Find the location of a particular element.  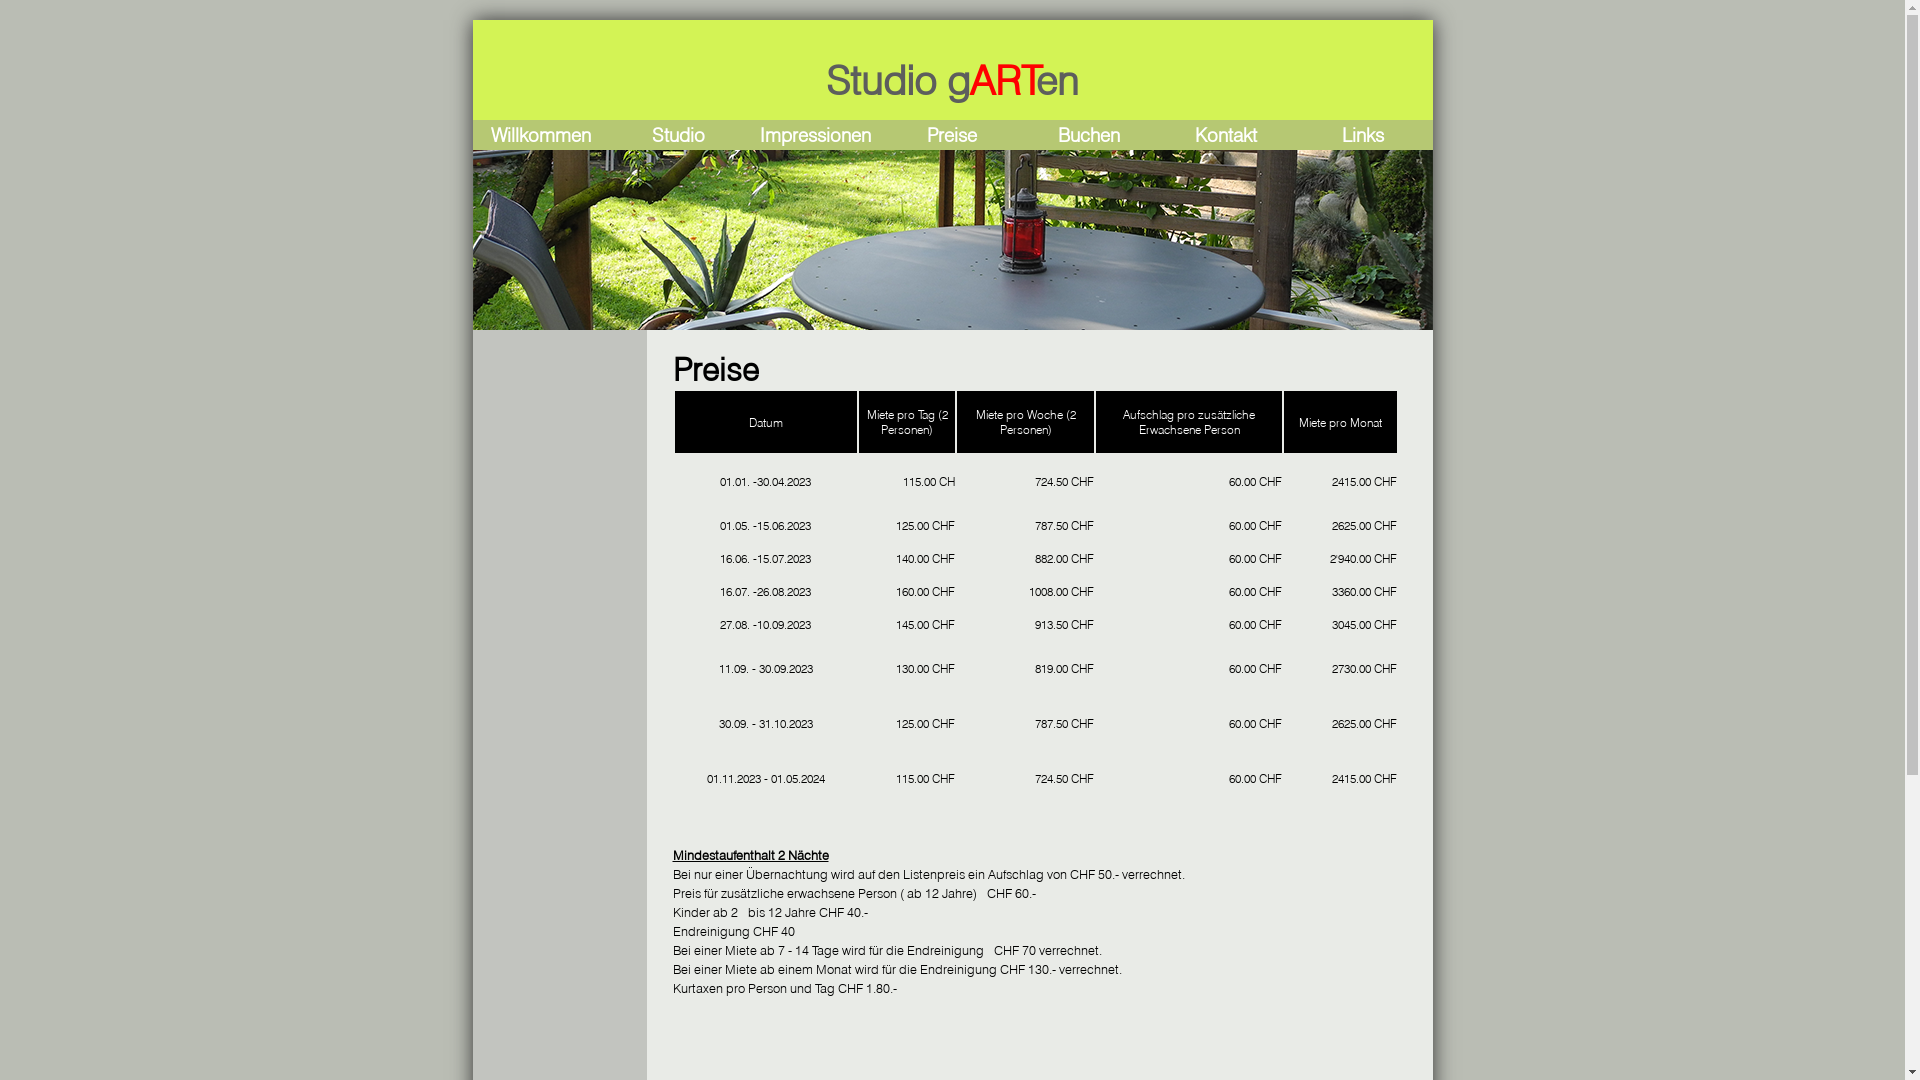

'Impressionen' is located at coordinates (815, 135).